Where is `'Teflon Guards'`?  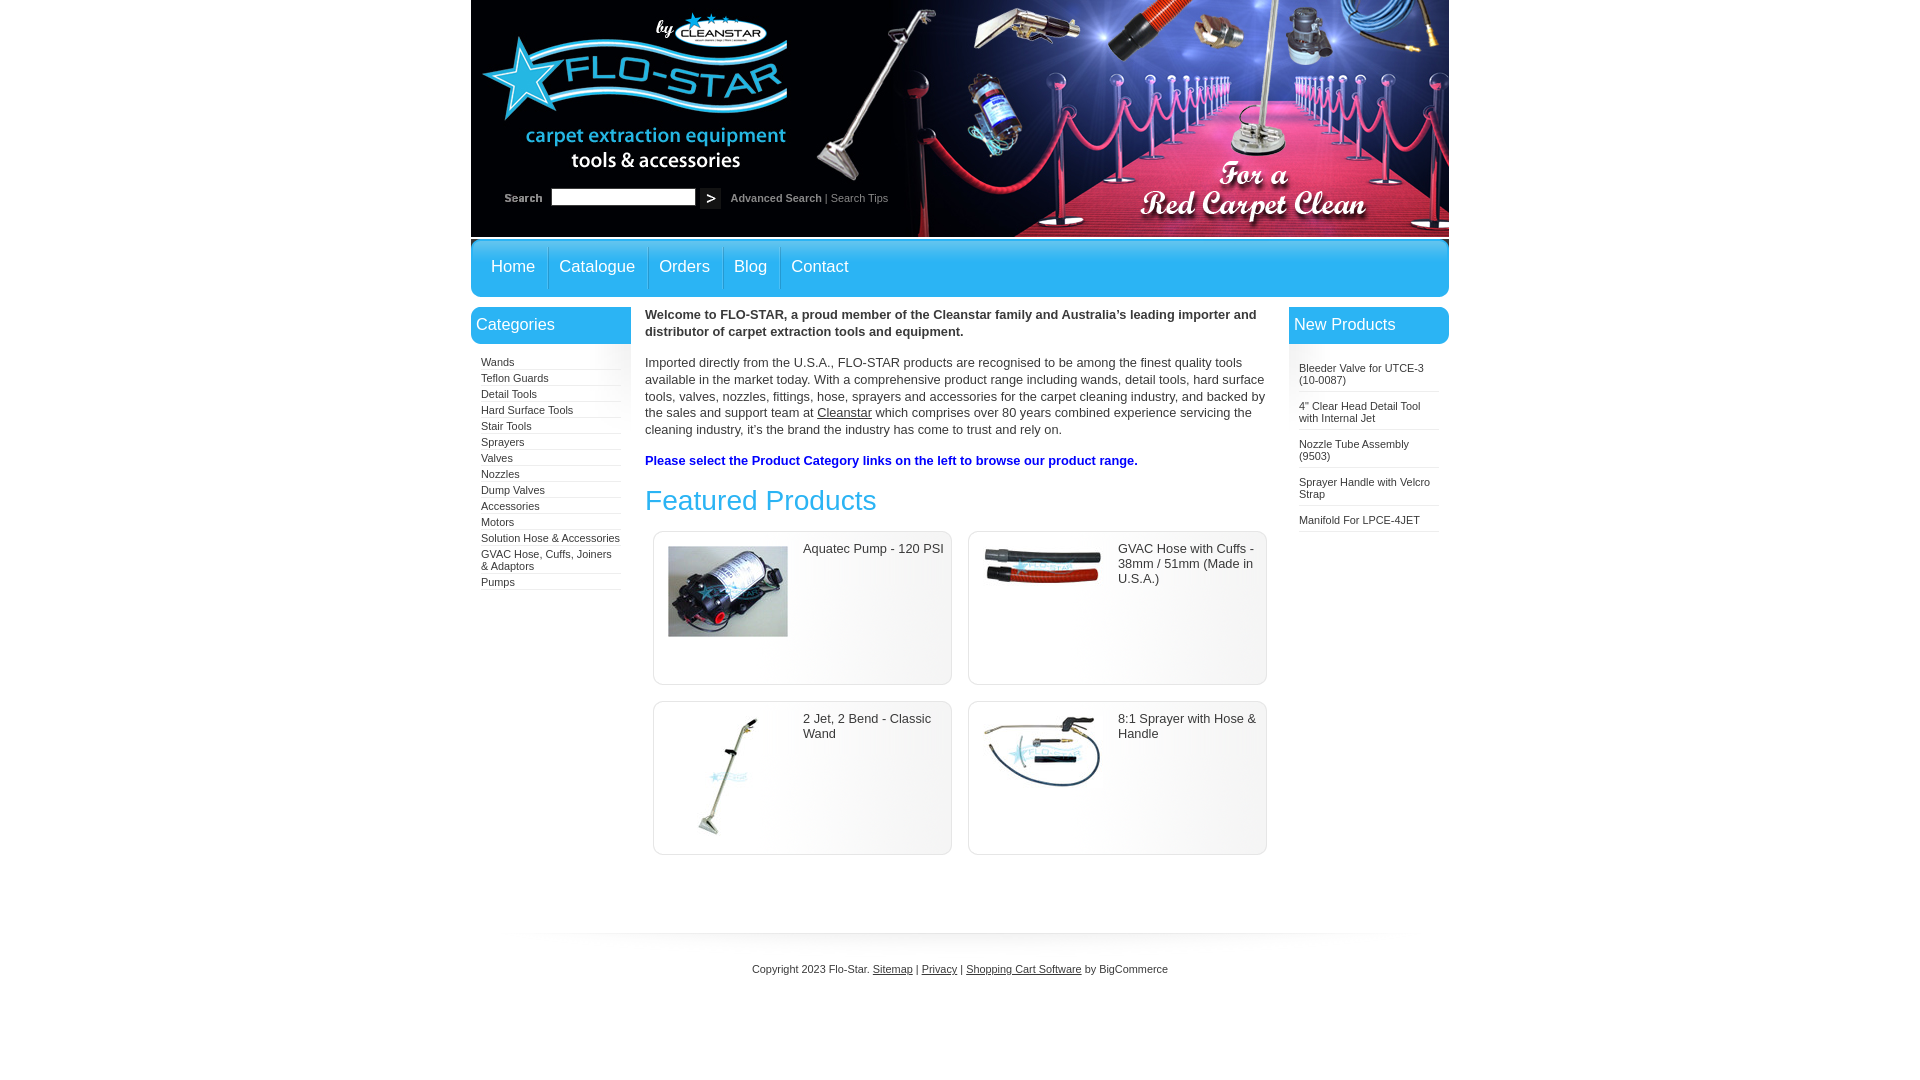
'Teflon Guards' is located at coordinates (514, 378).